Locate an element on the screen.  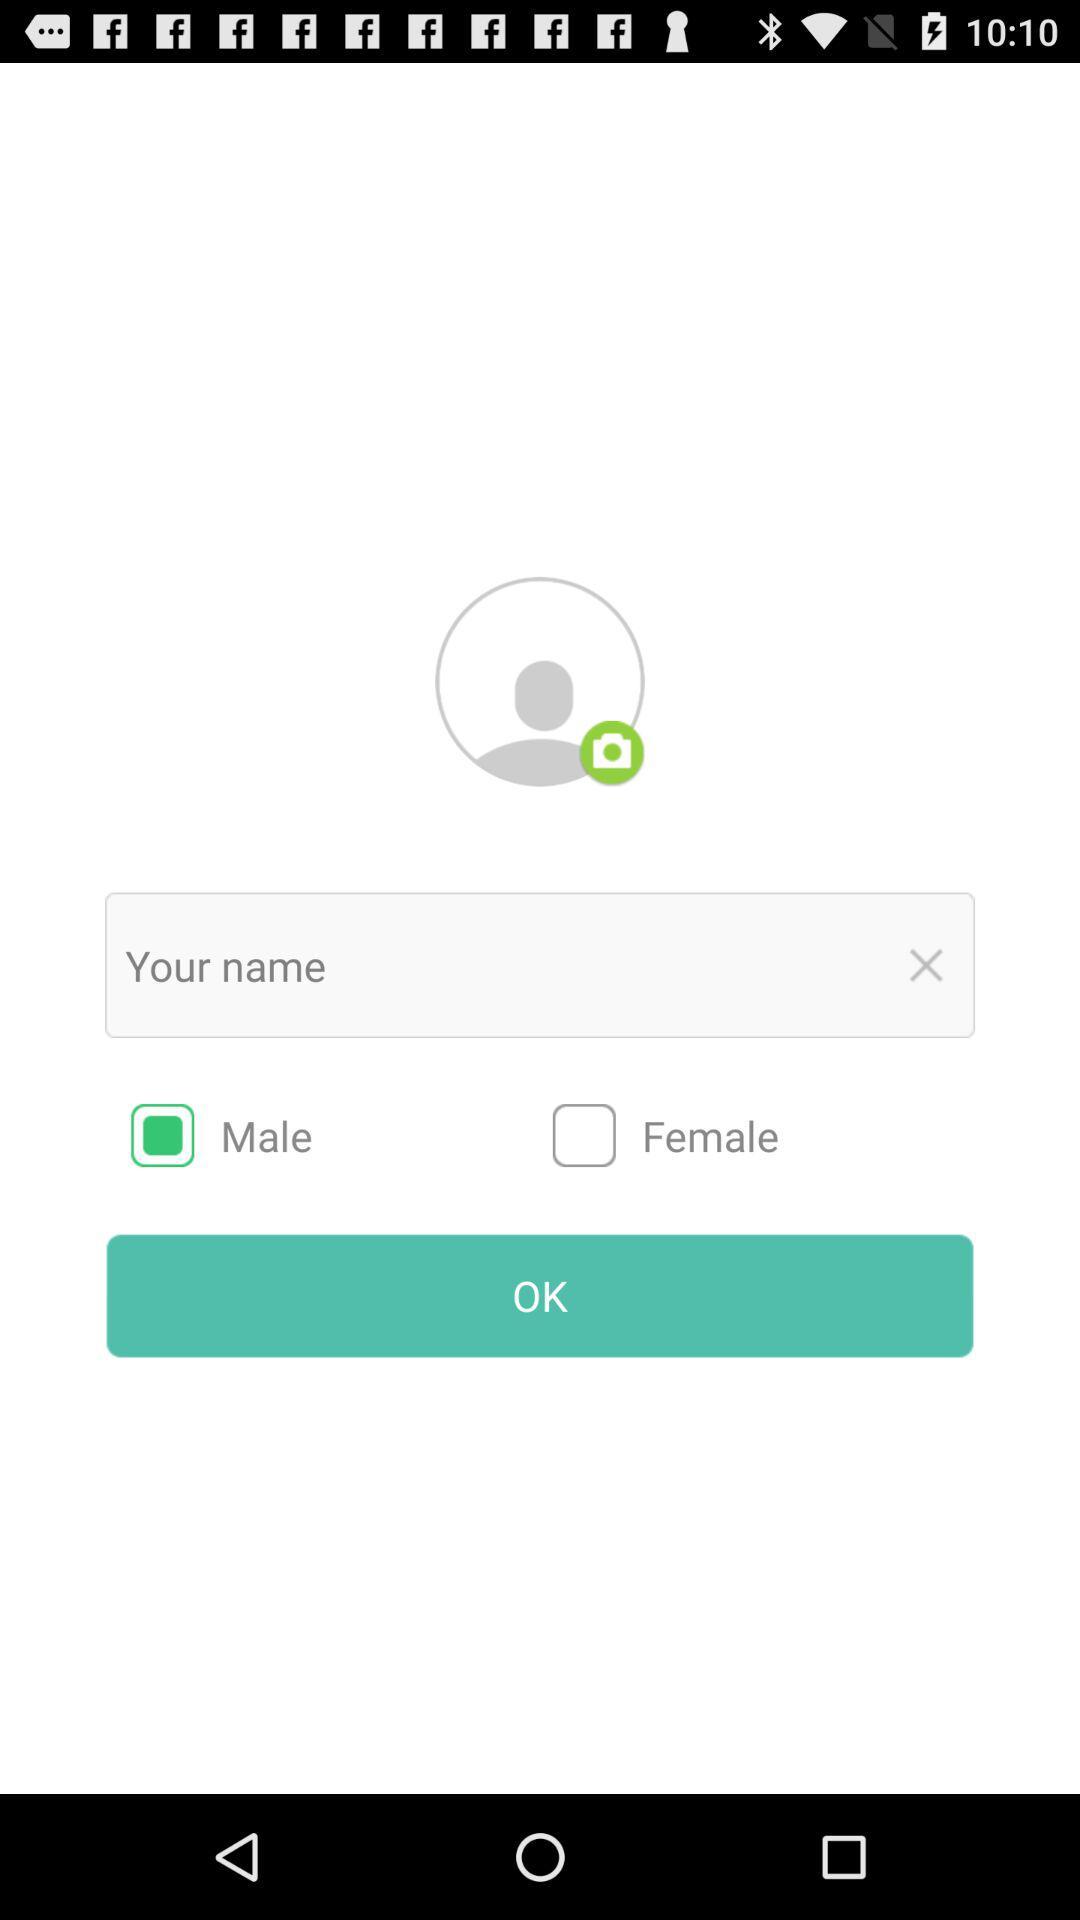
the female is located at coordinates (763, 1135).